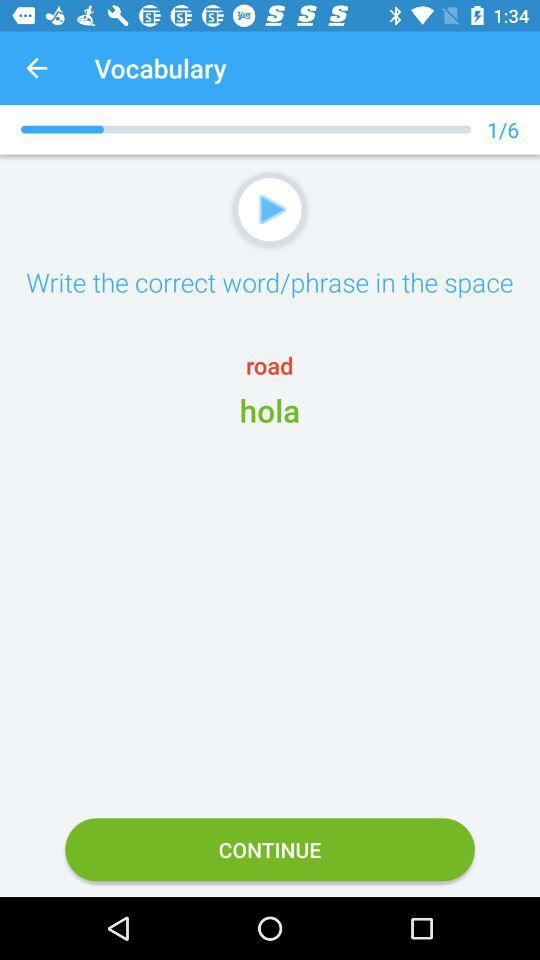  Describe the element at coordinates (270, 848) in the screenshot. I see `item below hola` at that location.